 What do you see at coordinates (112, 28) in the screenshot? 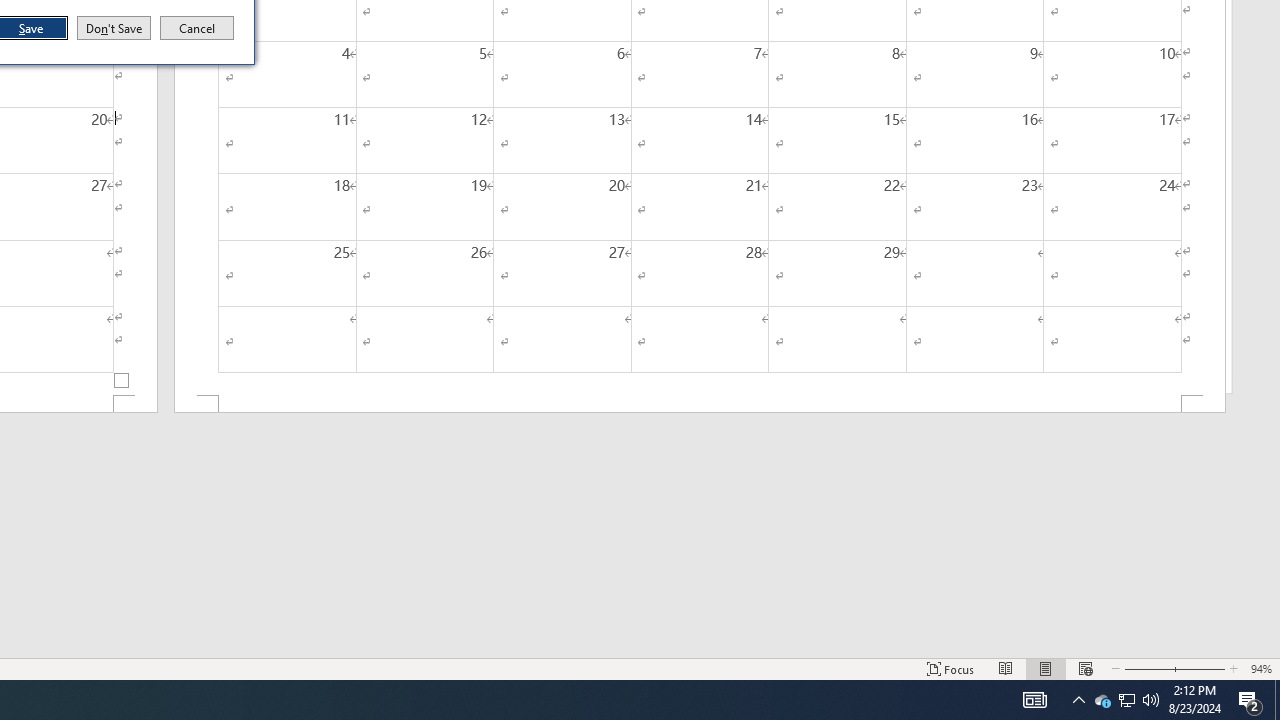
I see `'Don'` at bounding box center [112, 28].